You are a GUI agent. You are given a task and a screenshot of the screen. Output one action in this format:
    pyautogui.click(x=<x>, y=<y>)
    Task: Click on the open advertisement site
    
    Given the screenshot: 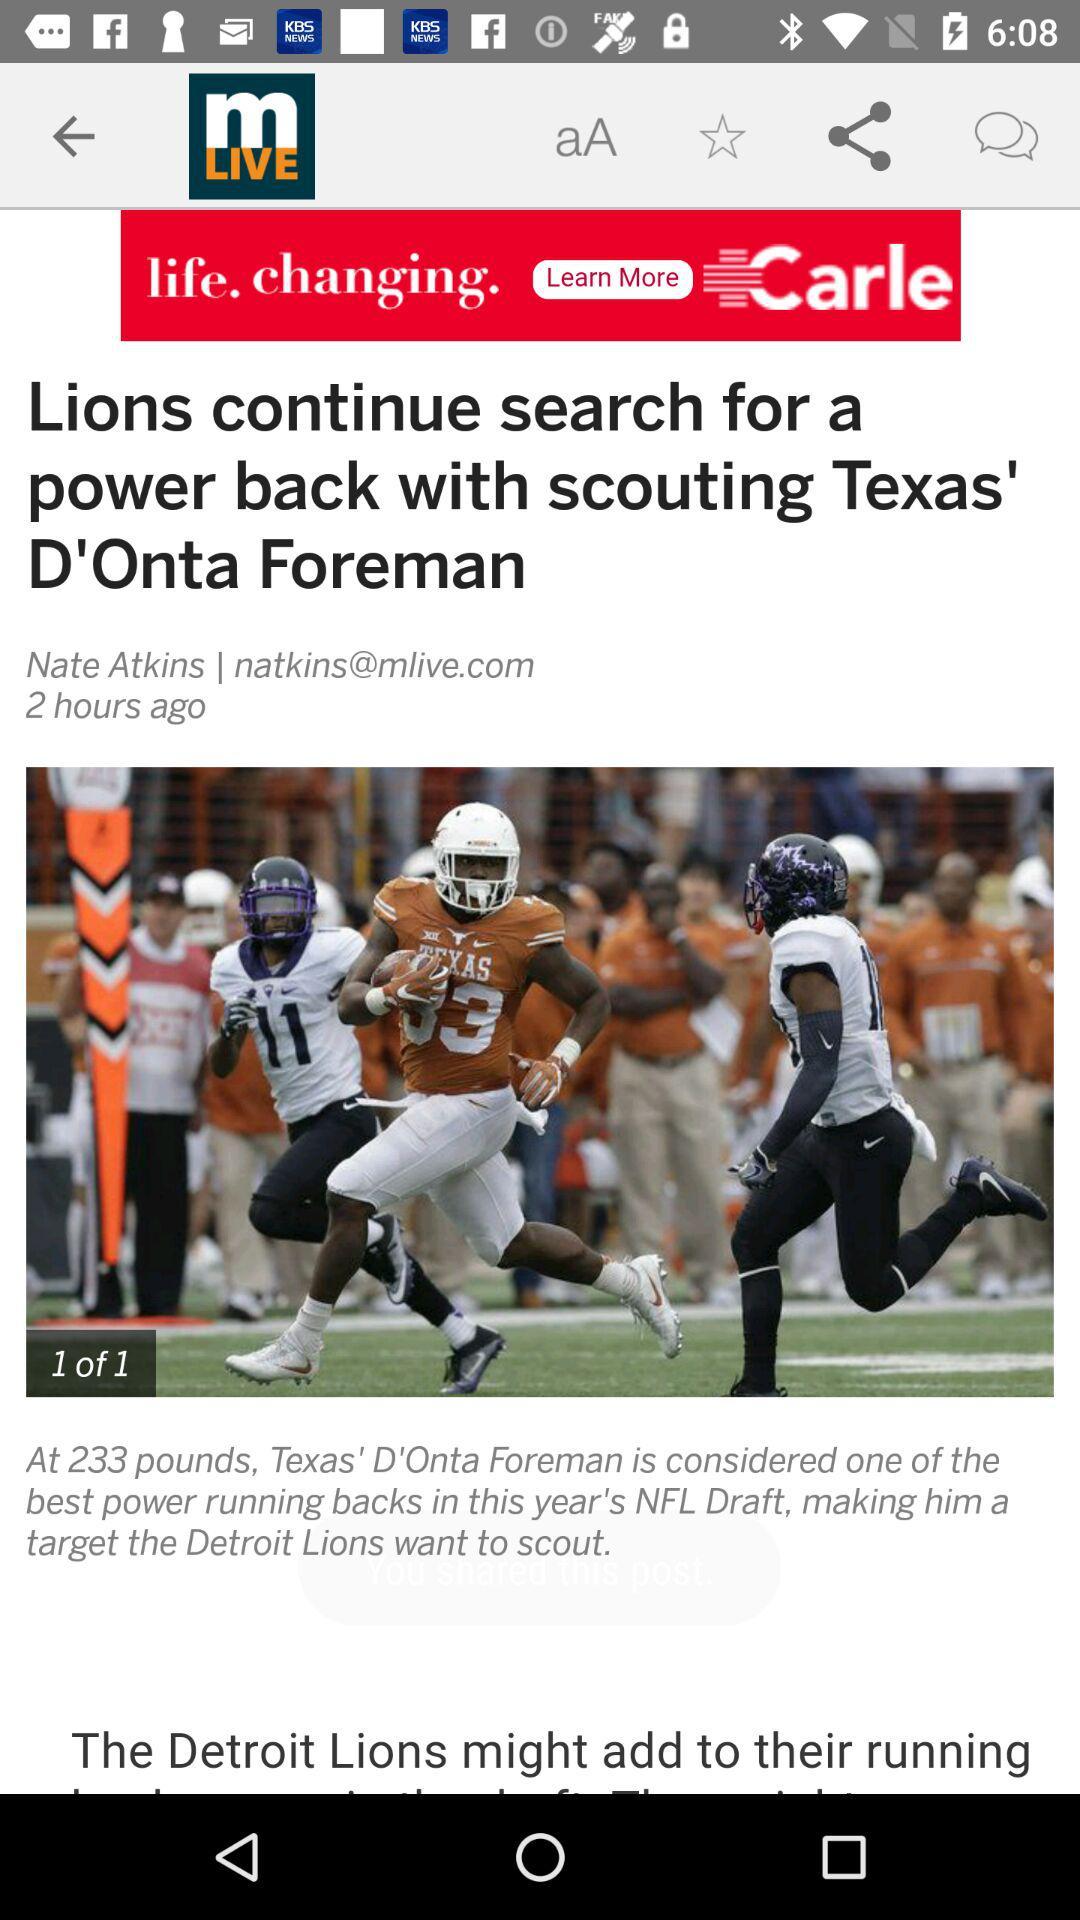 What is the action you would take?
    pyautogui.click(x=540, y=274)
    